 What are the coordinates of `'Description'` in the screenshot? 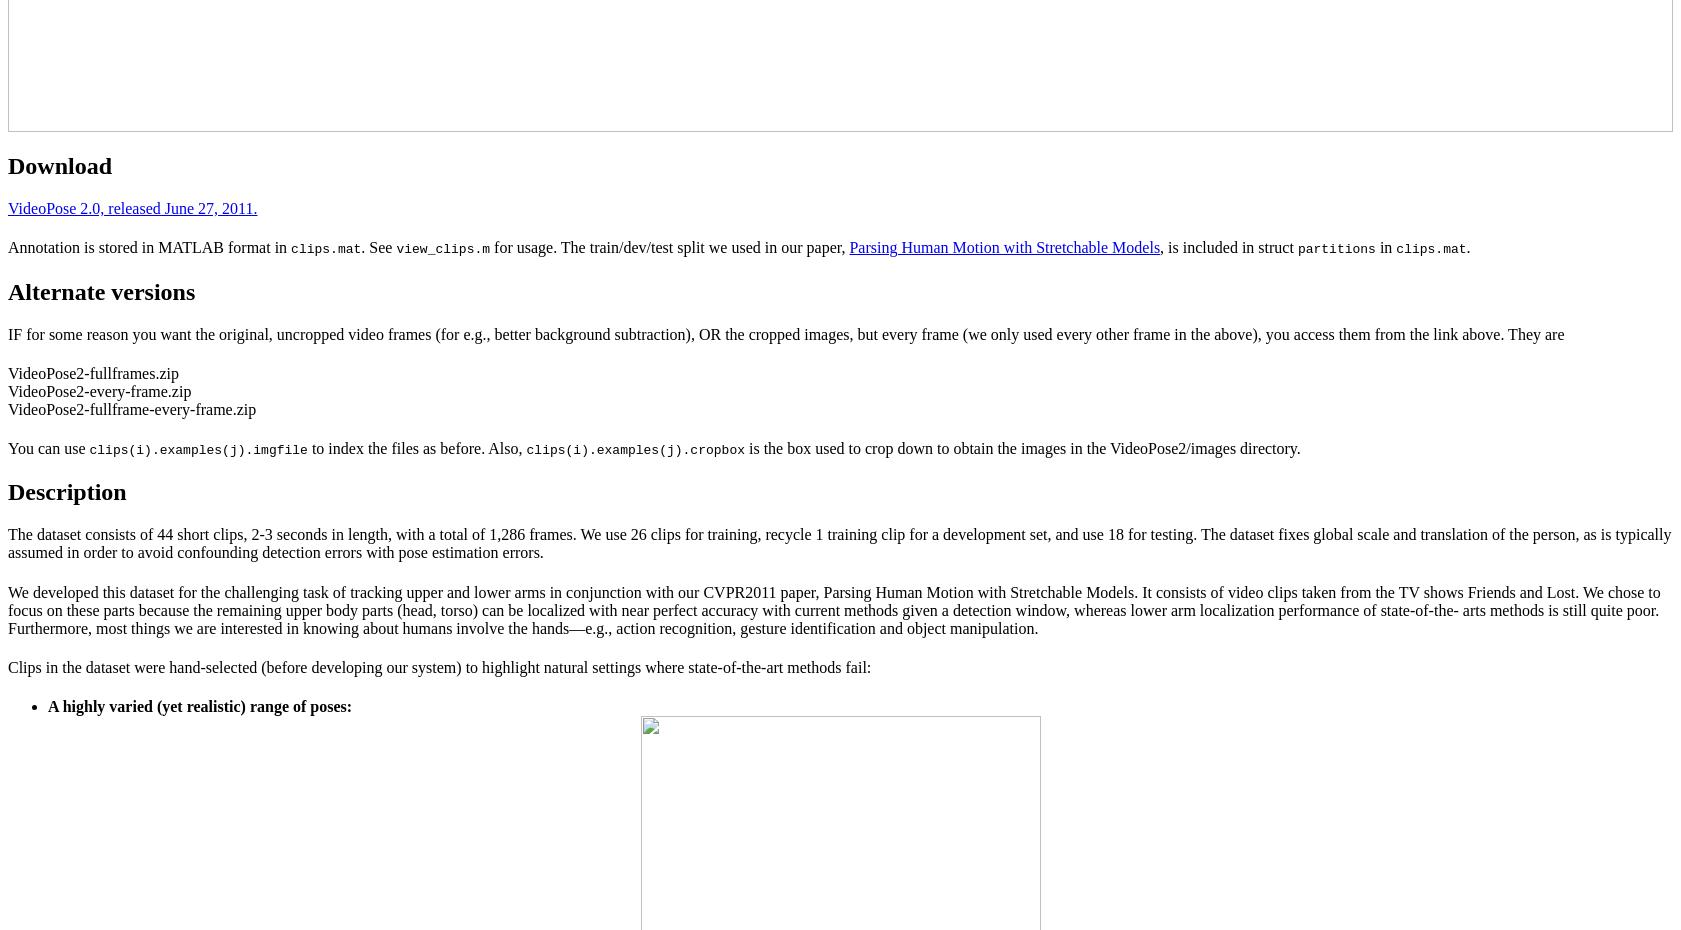 It's located at (7, 490).